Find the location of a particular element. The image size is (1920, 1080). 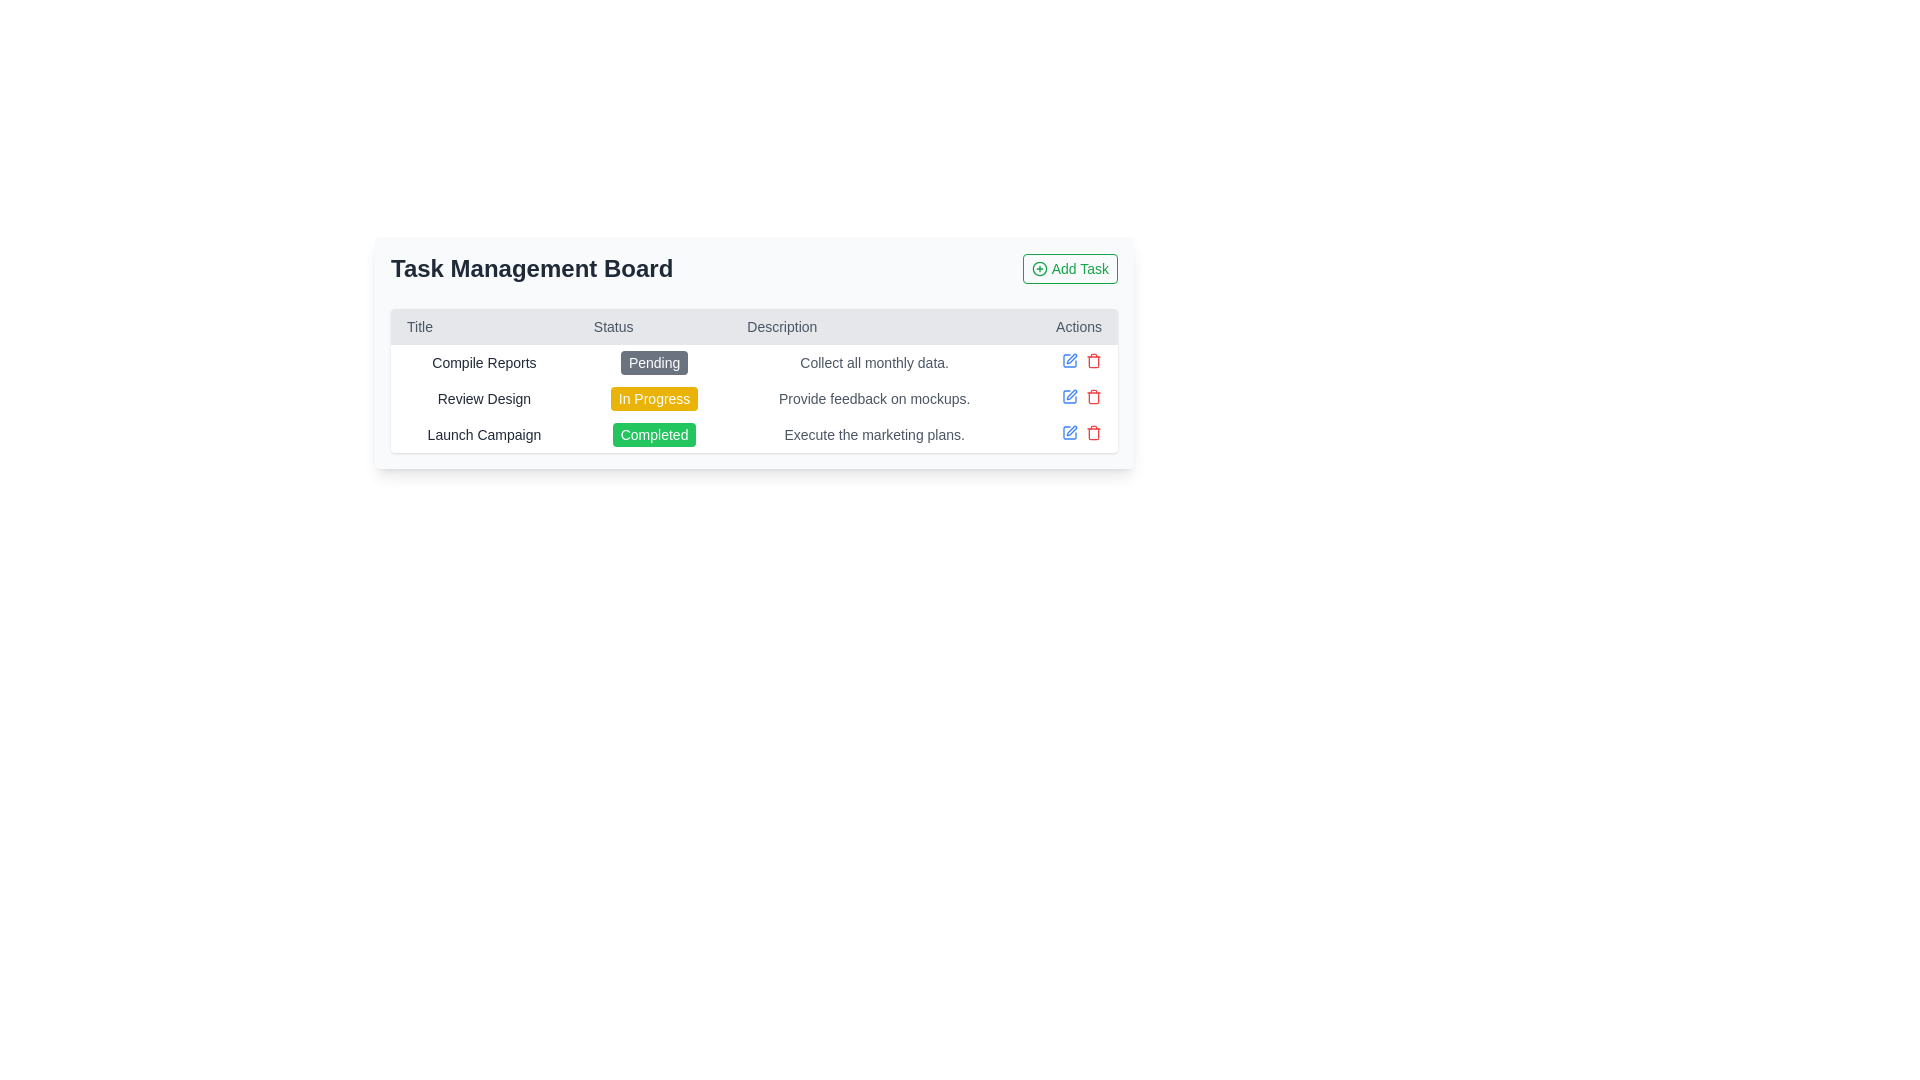

the status indicator for the task 'Compile Reports', which shows 'Pending' in the 'Status' column of the task management table is located at coordinates (654, 362).